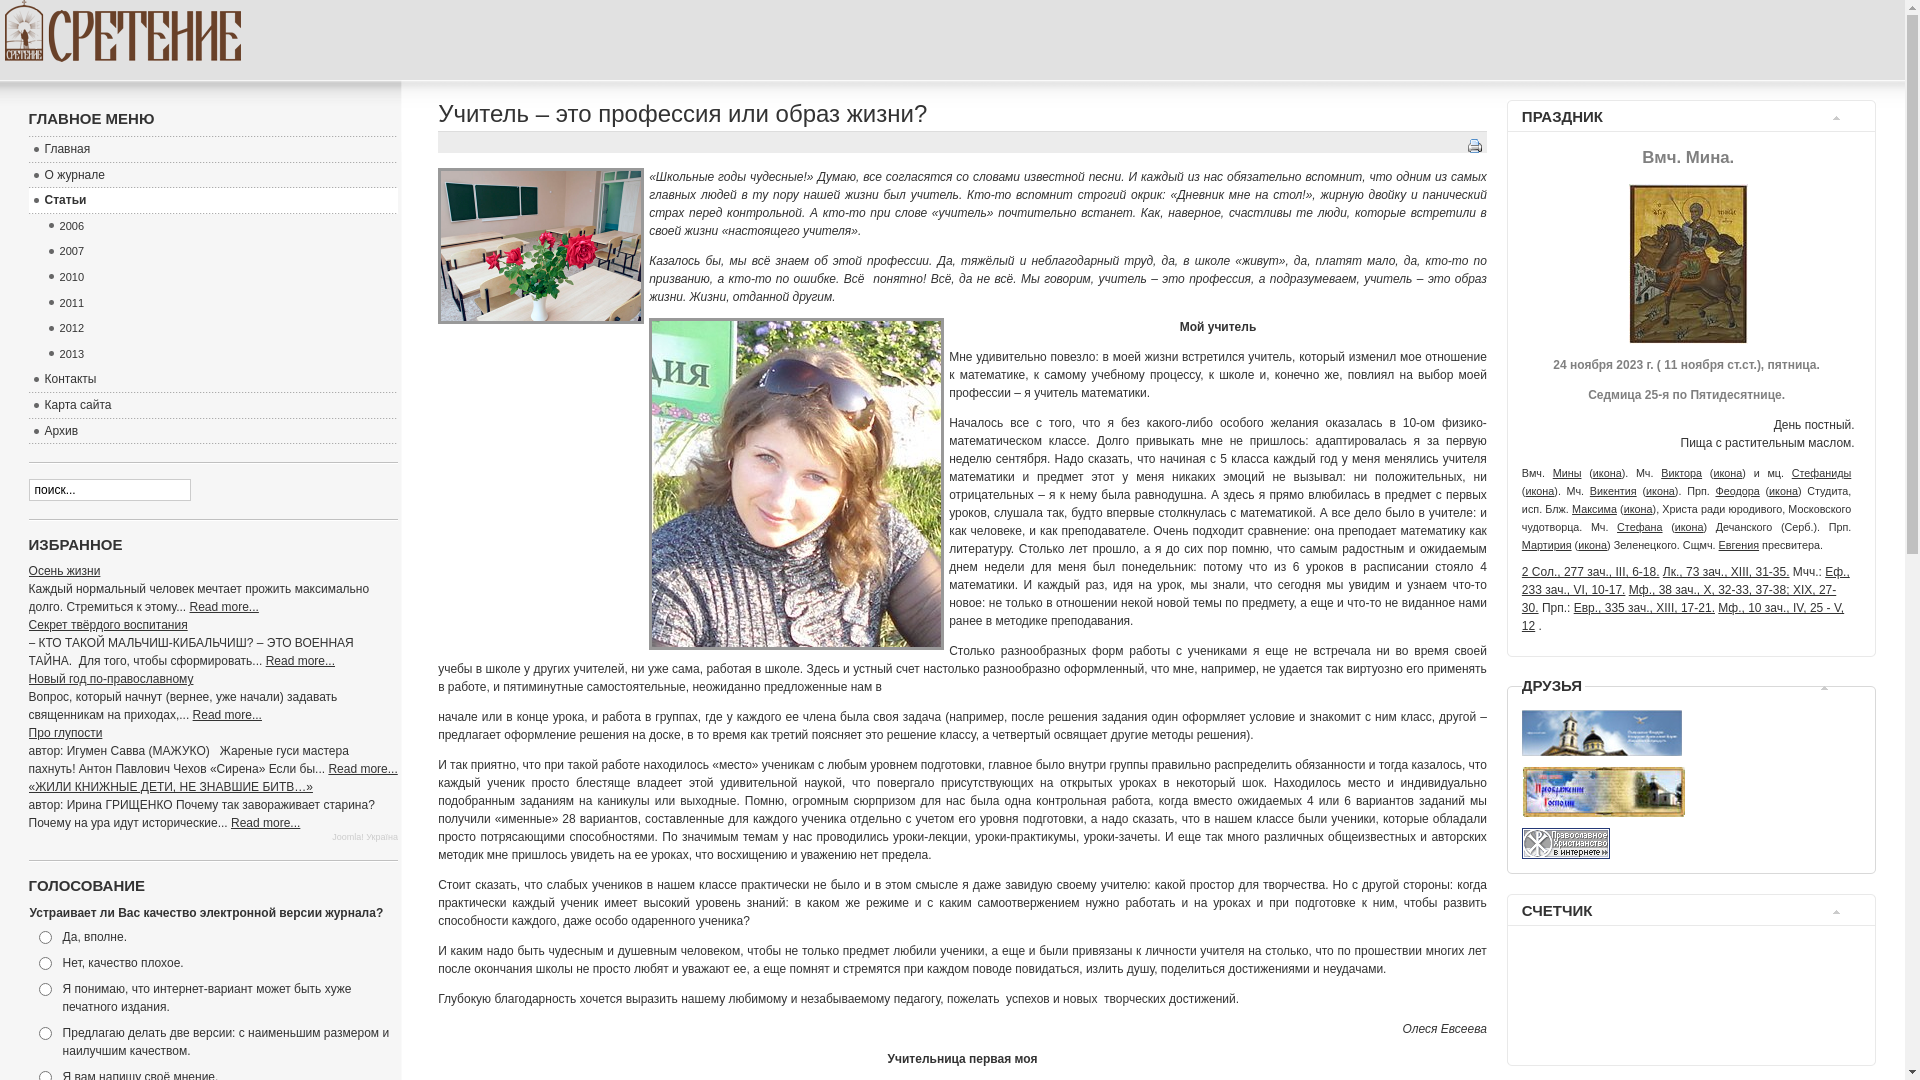 The height and width of the screenshot is (1080, 1920). What do you see at coordinates (220, 353) in the screenshot?
I see `'2013'` at bounding box center [220, 353].